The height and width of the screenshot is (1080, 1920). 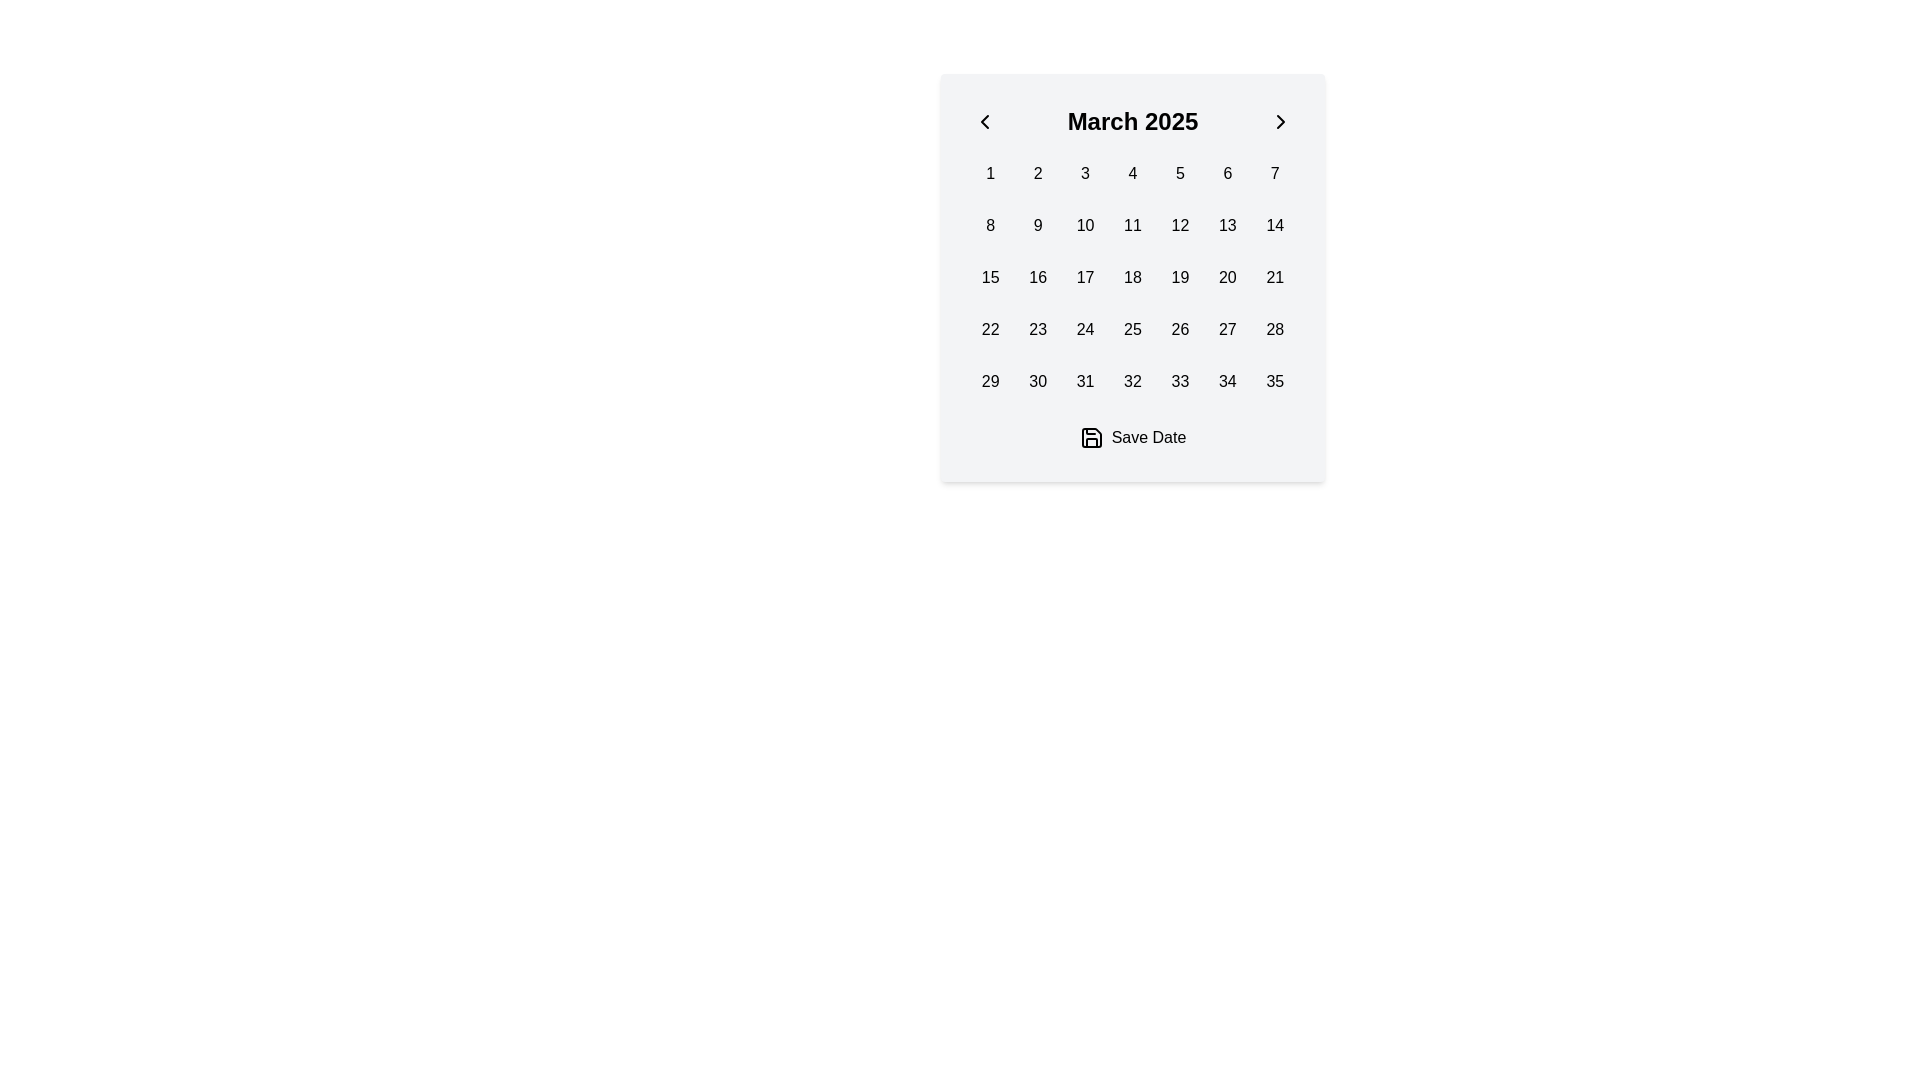 I want to click on the 'Save Date' icon that indicates the functionality of saving a date, so click(x=1090, y=437).